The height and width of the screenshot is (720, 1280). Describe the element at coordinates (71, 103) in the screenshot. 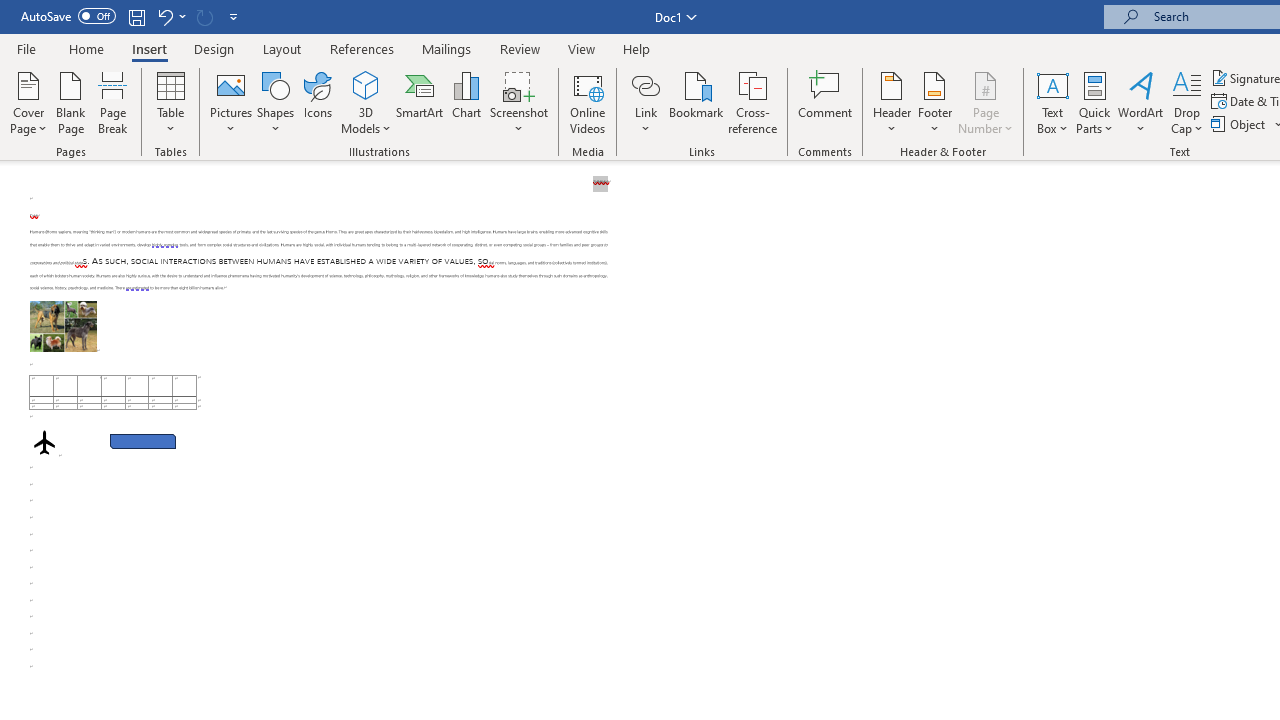

I see `'Blank Page'` at that location.